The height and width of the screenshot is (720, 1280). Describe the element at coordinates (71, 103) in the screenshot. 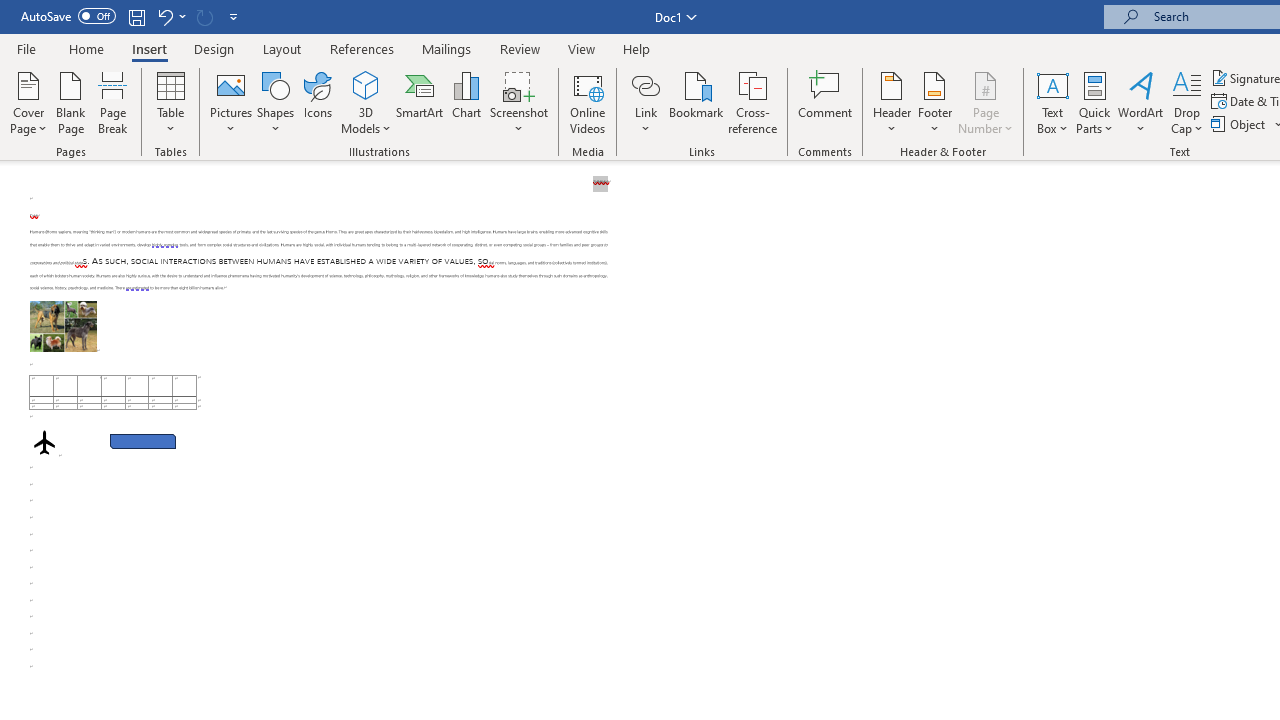

I see `'Blank Page'` at that location.